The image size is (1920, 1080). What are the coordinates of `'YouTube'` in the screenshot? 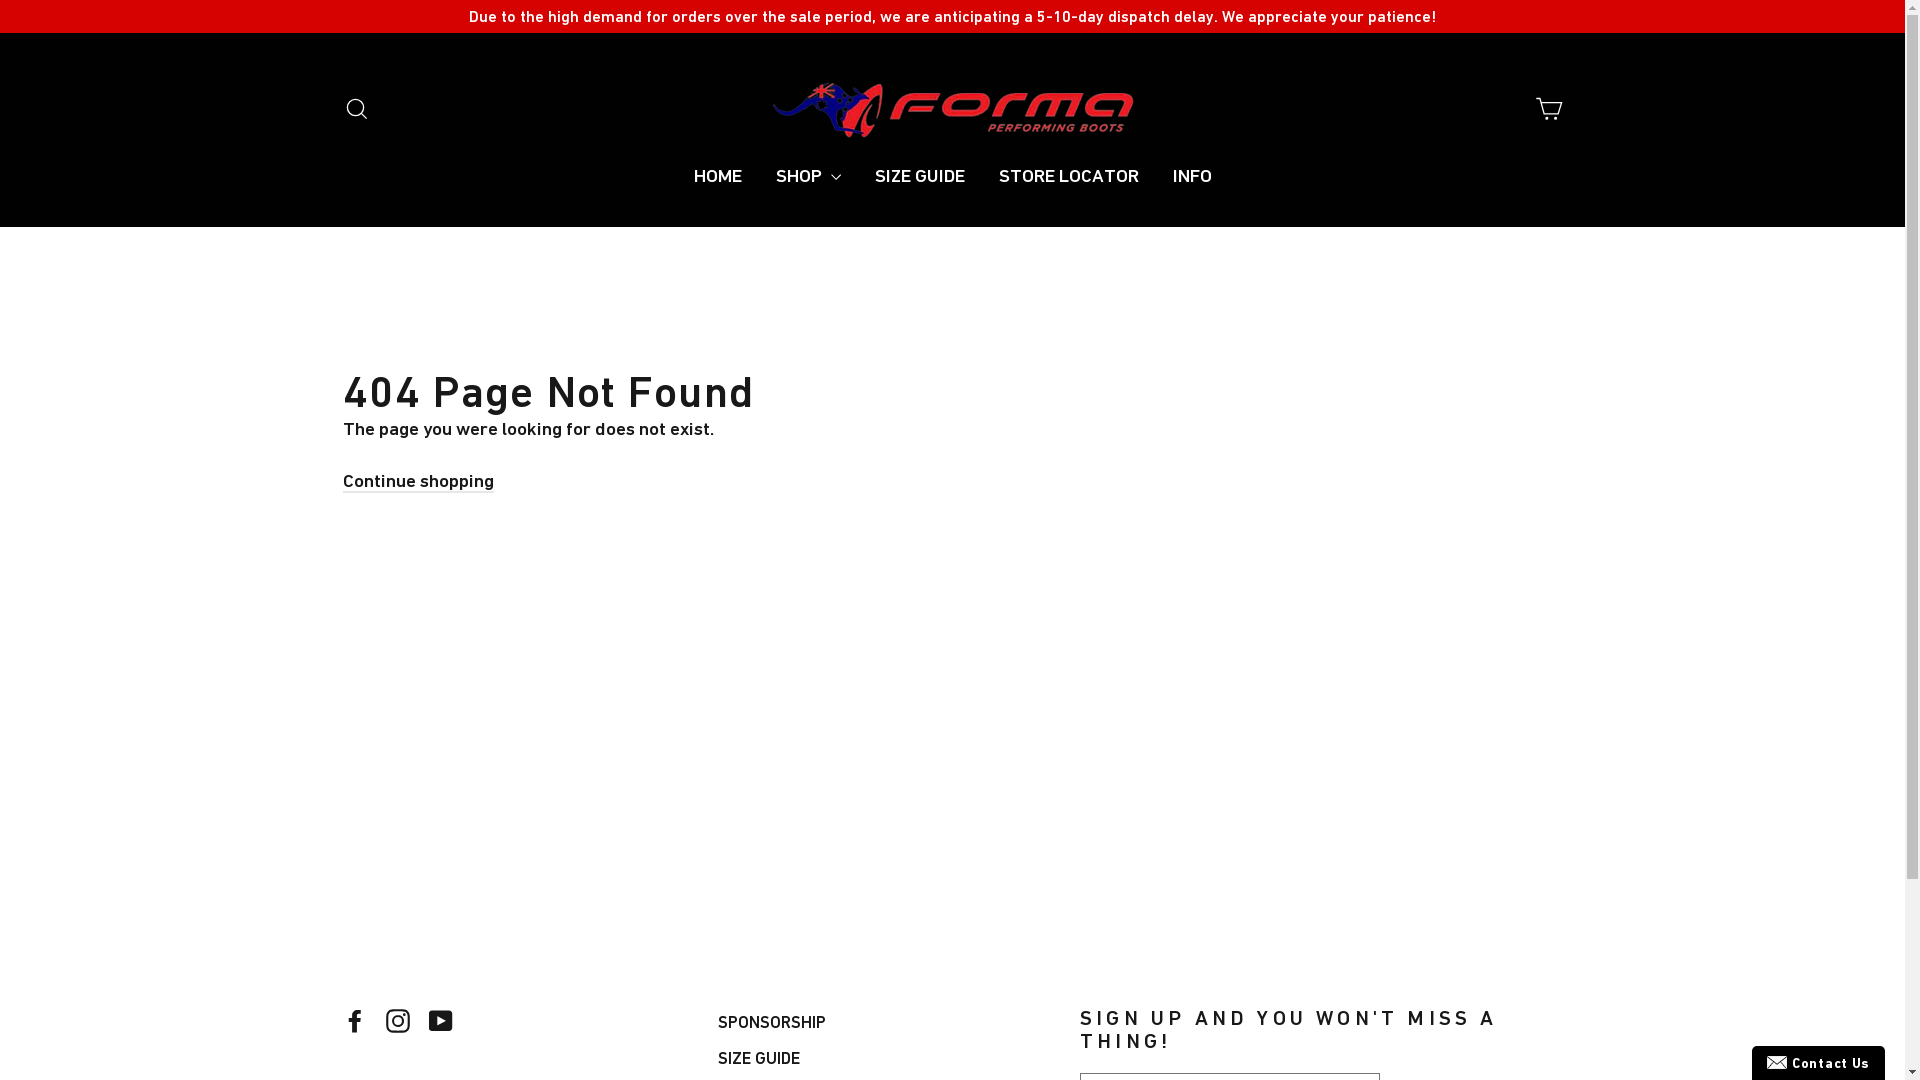 It's located at (439, 1020).